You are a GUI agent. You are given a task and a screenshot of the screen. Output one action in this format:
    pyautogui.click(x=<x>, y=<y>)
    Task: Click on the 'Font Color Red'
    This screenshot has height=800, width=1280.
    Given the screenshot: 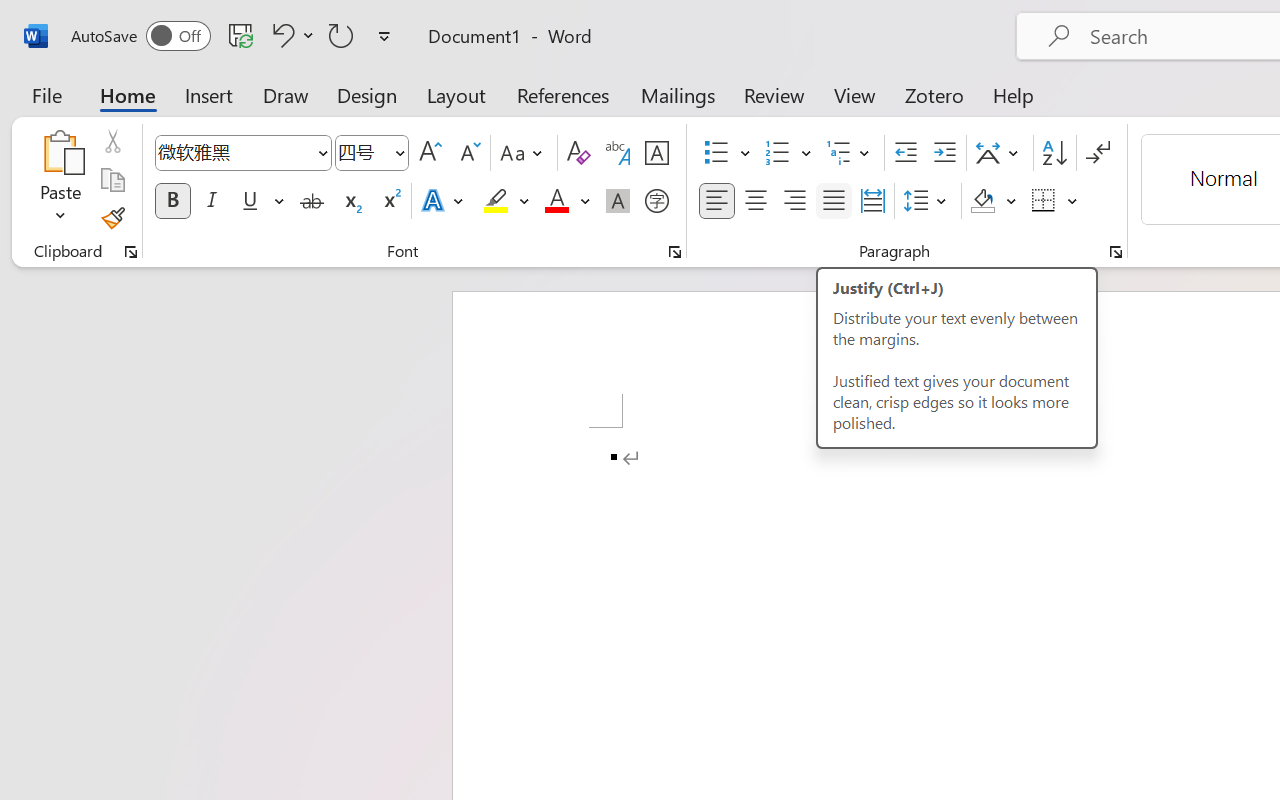 What is the action you would take?
    pyautogui.click(x=556, y=201)
    